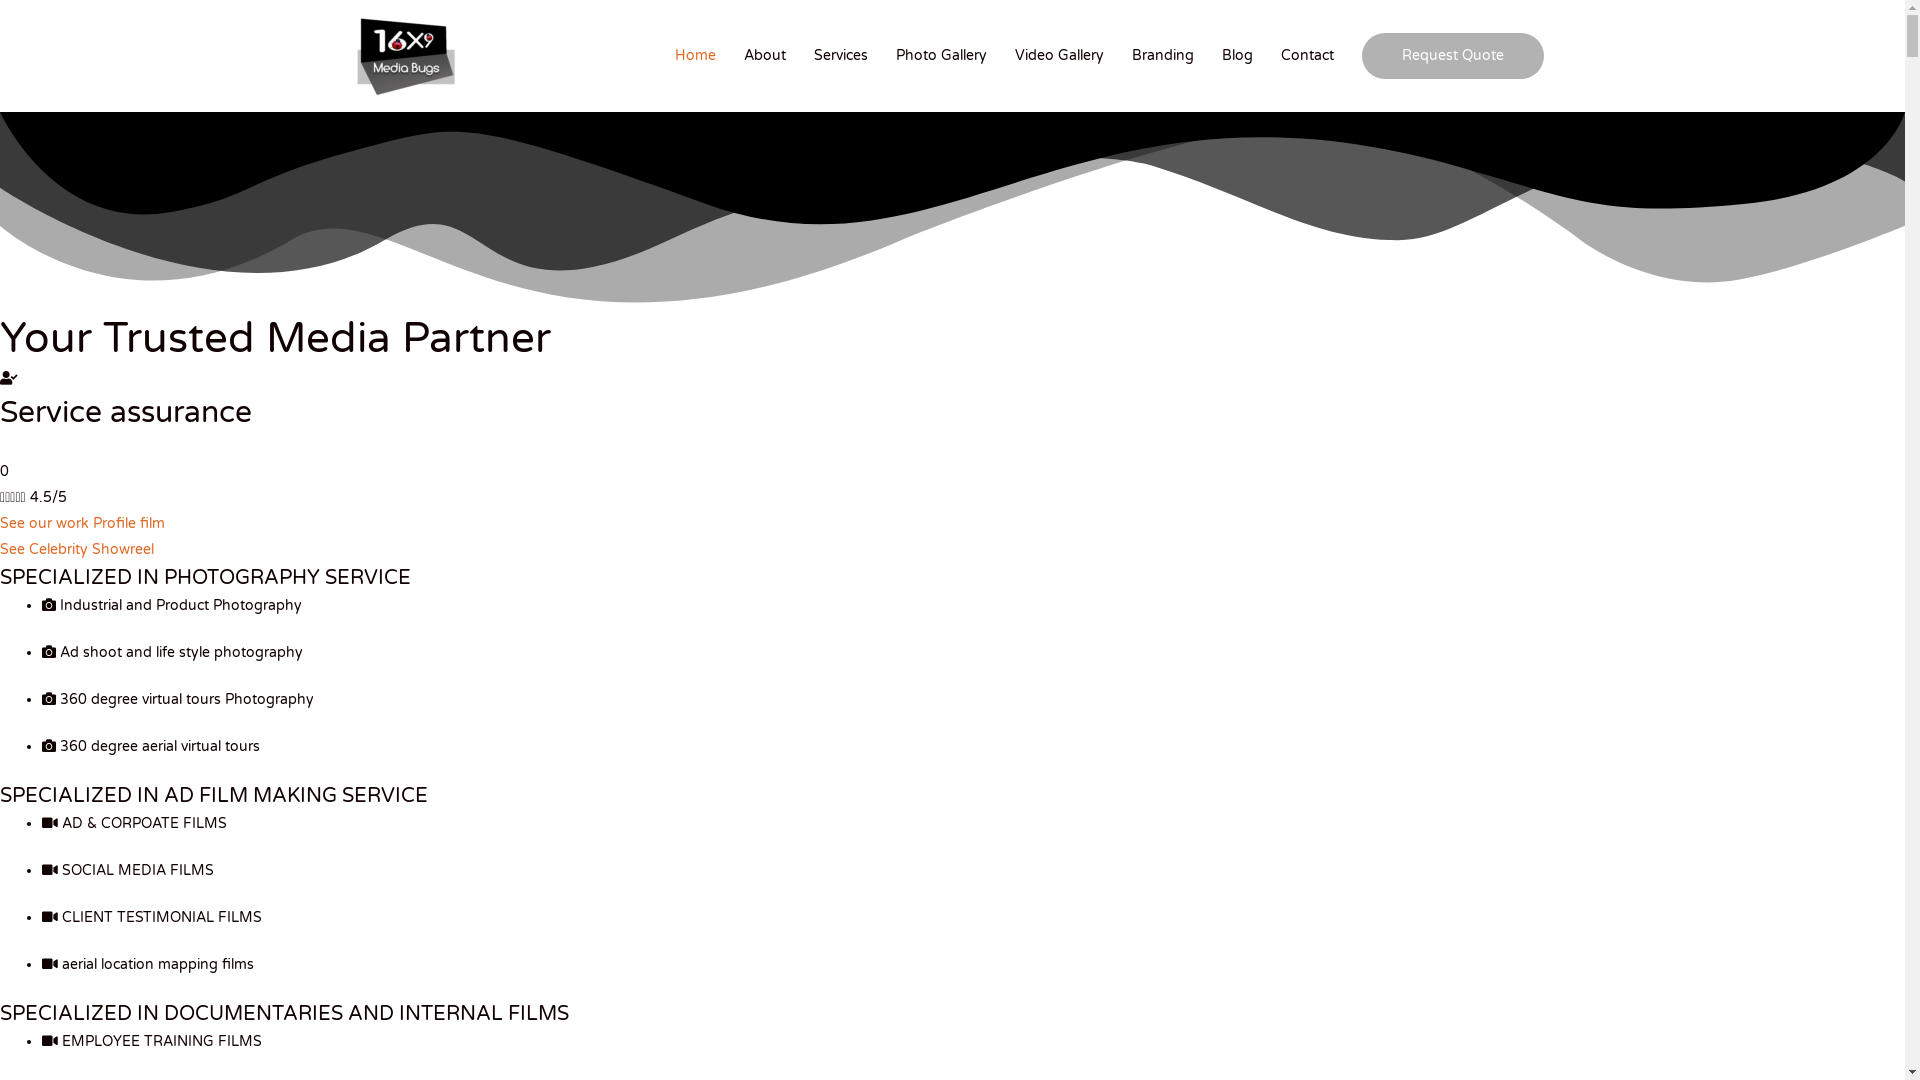 The width and height of the screenshot is (1920, 1080). What do you see at coordinates (840, 55) in the screenshot?
I see `'Services'` at bounding box center [840, 55].